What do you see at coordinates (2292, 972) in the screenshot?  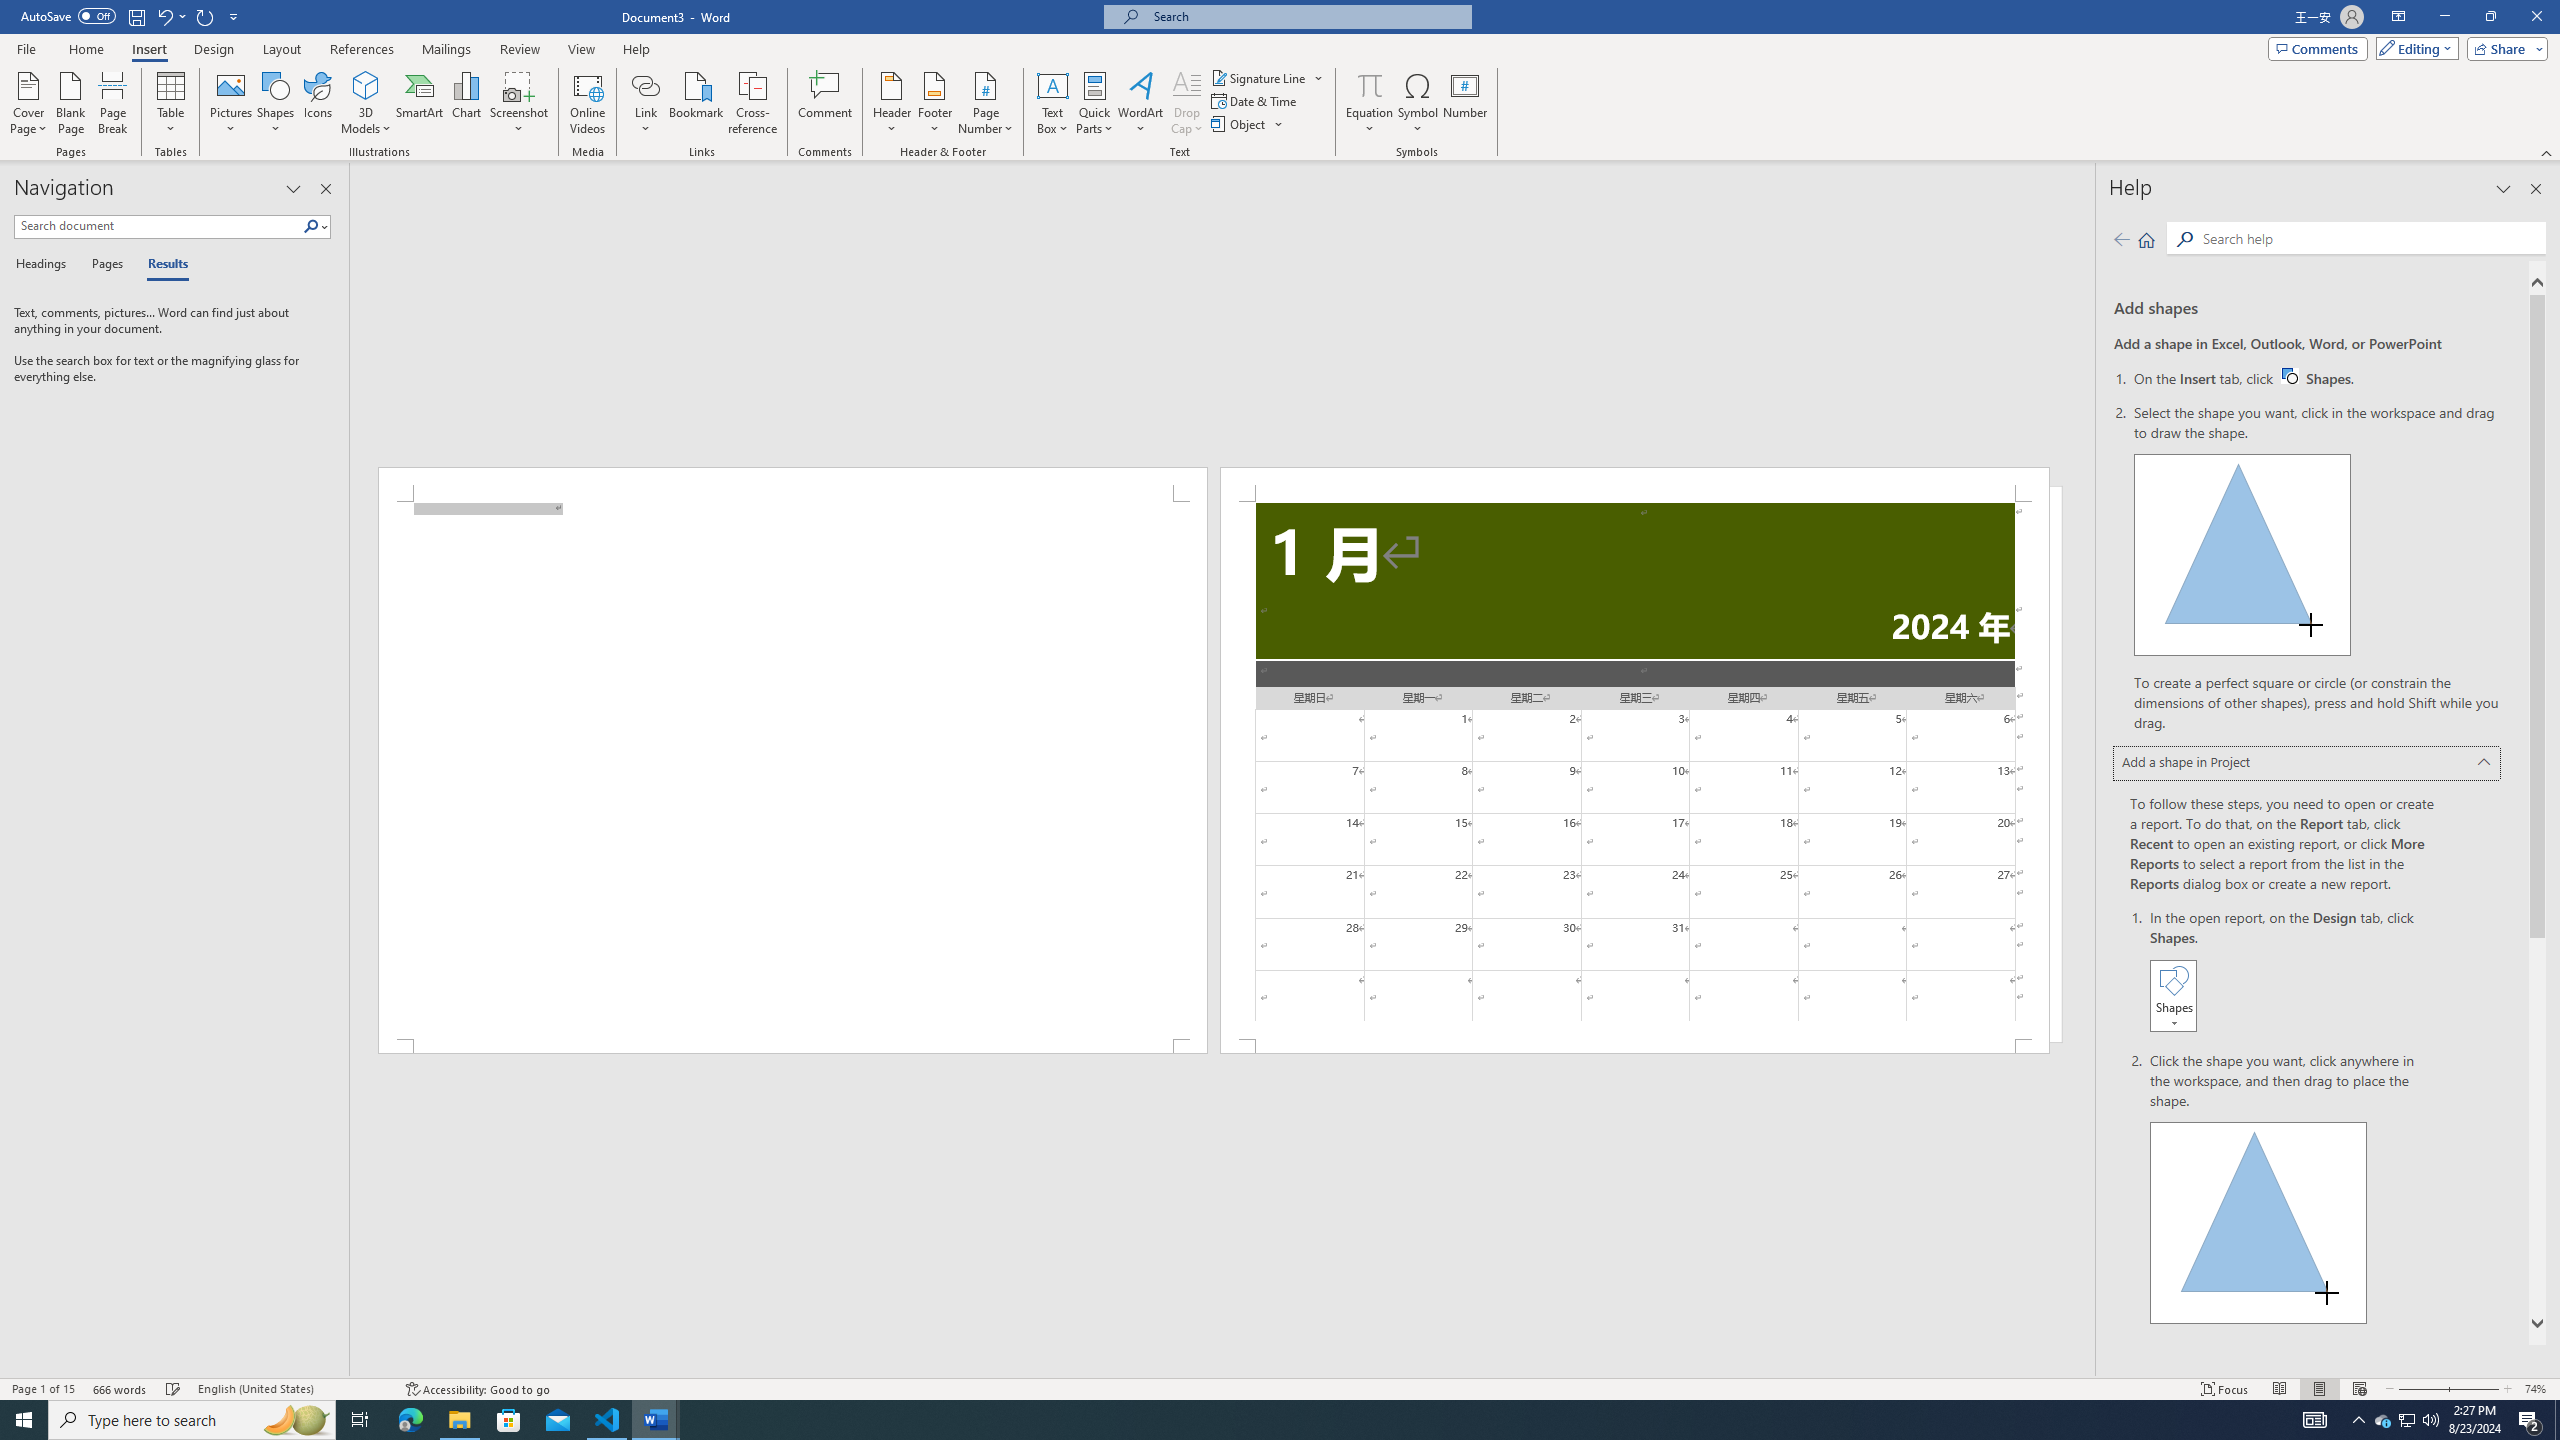 I see `'In the open report, on the Design tab, click Shapes.'` at bounding box center [2292, 972].